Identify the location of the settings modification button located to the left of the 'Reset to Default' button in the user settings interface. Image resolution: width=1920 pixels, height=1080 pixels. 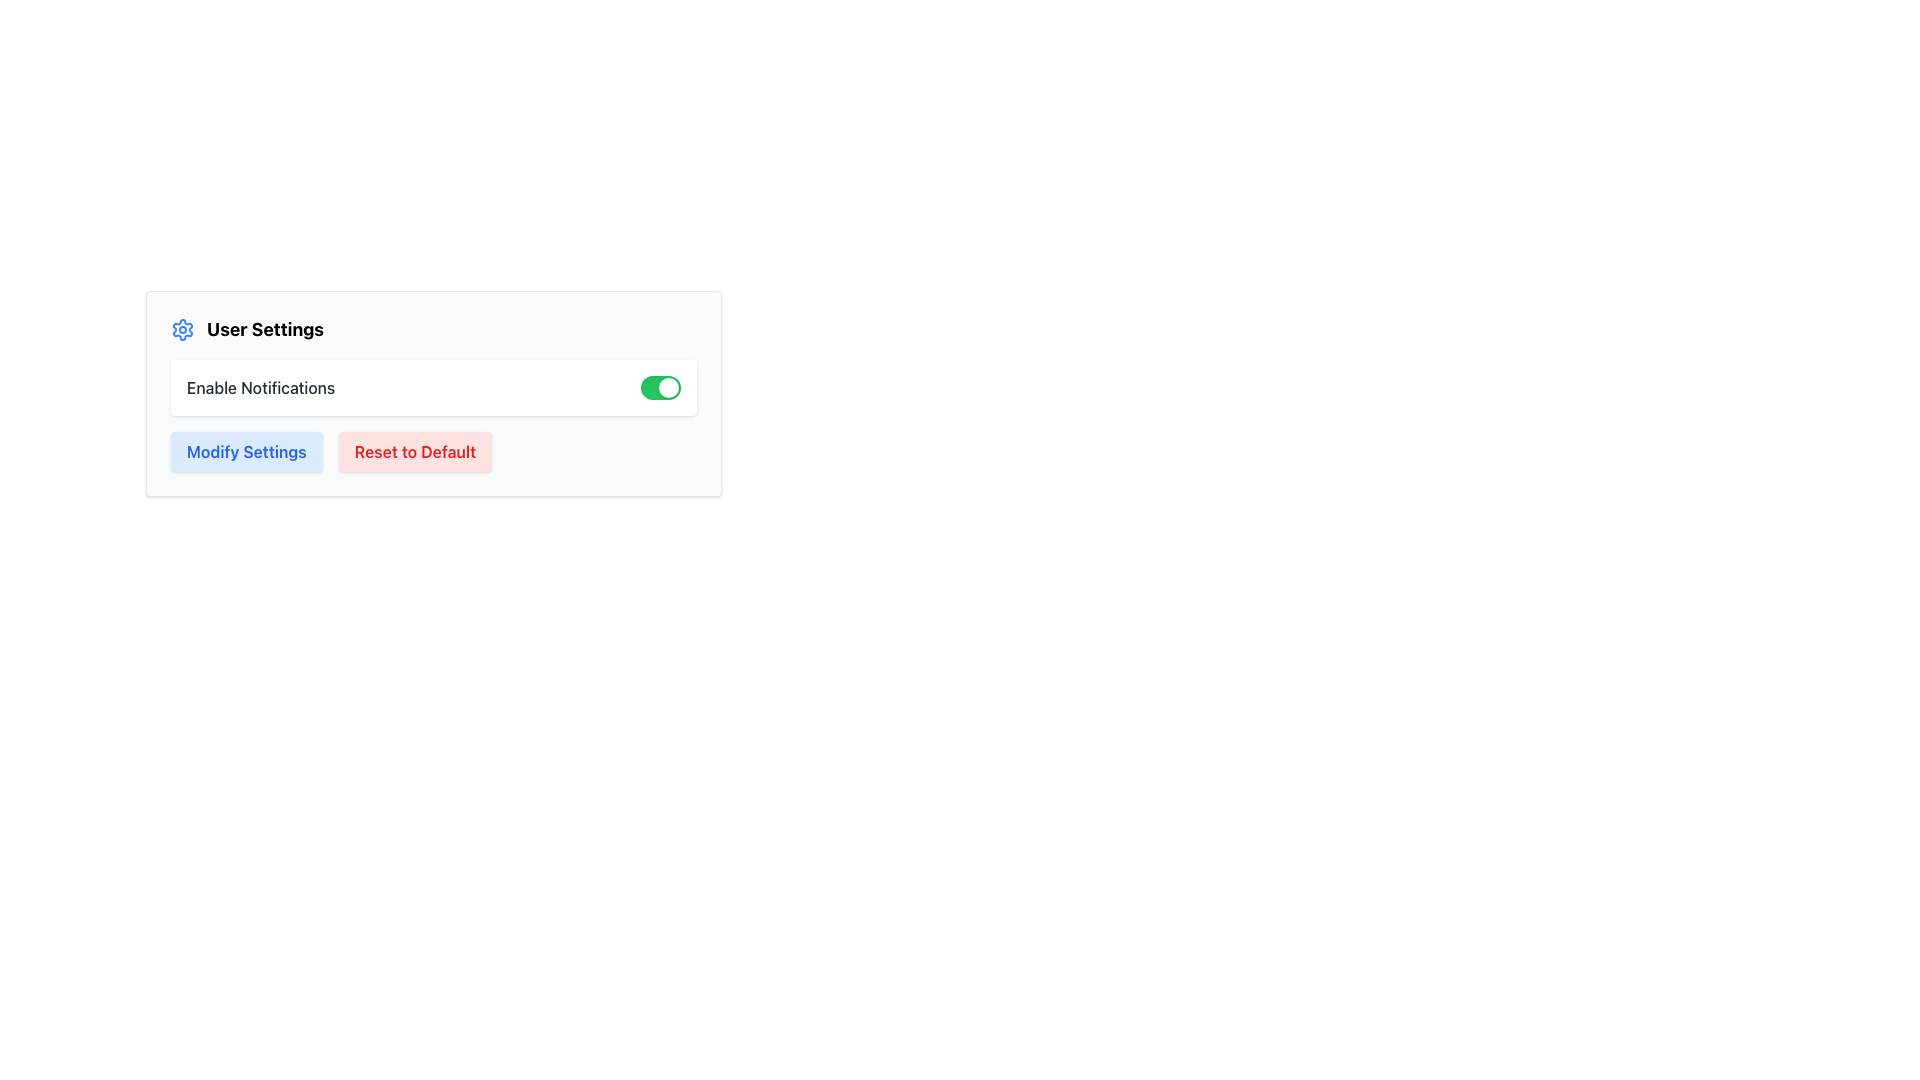
(245, 451).